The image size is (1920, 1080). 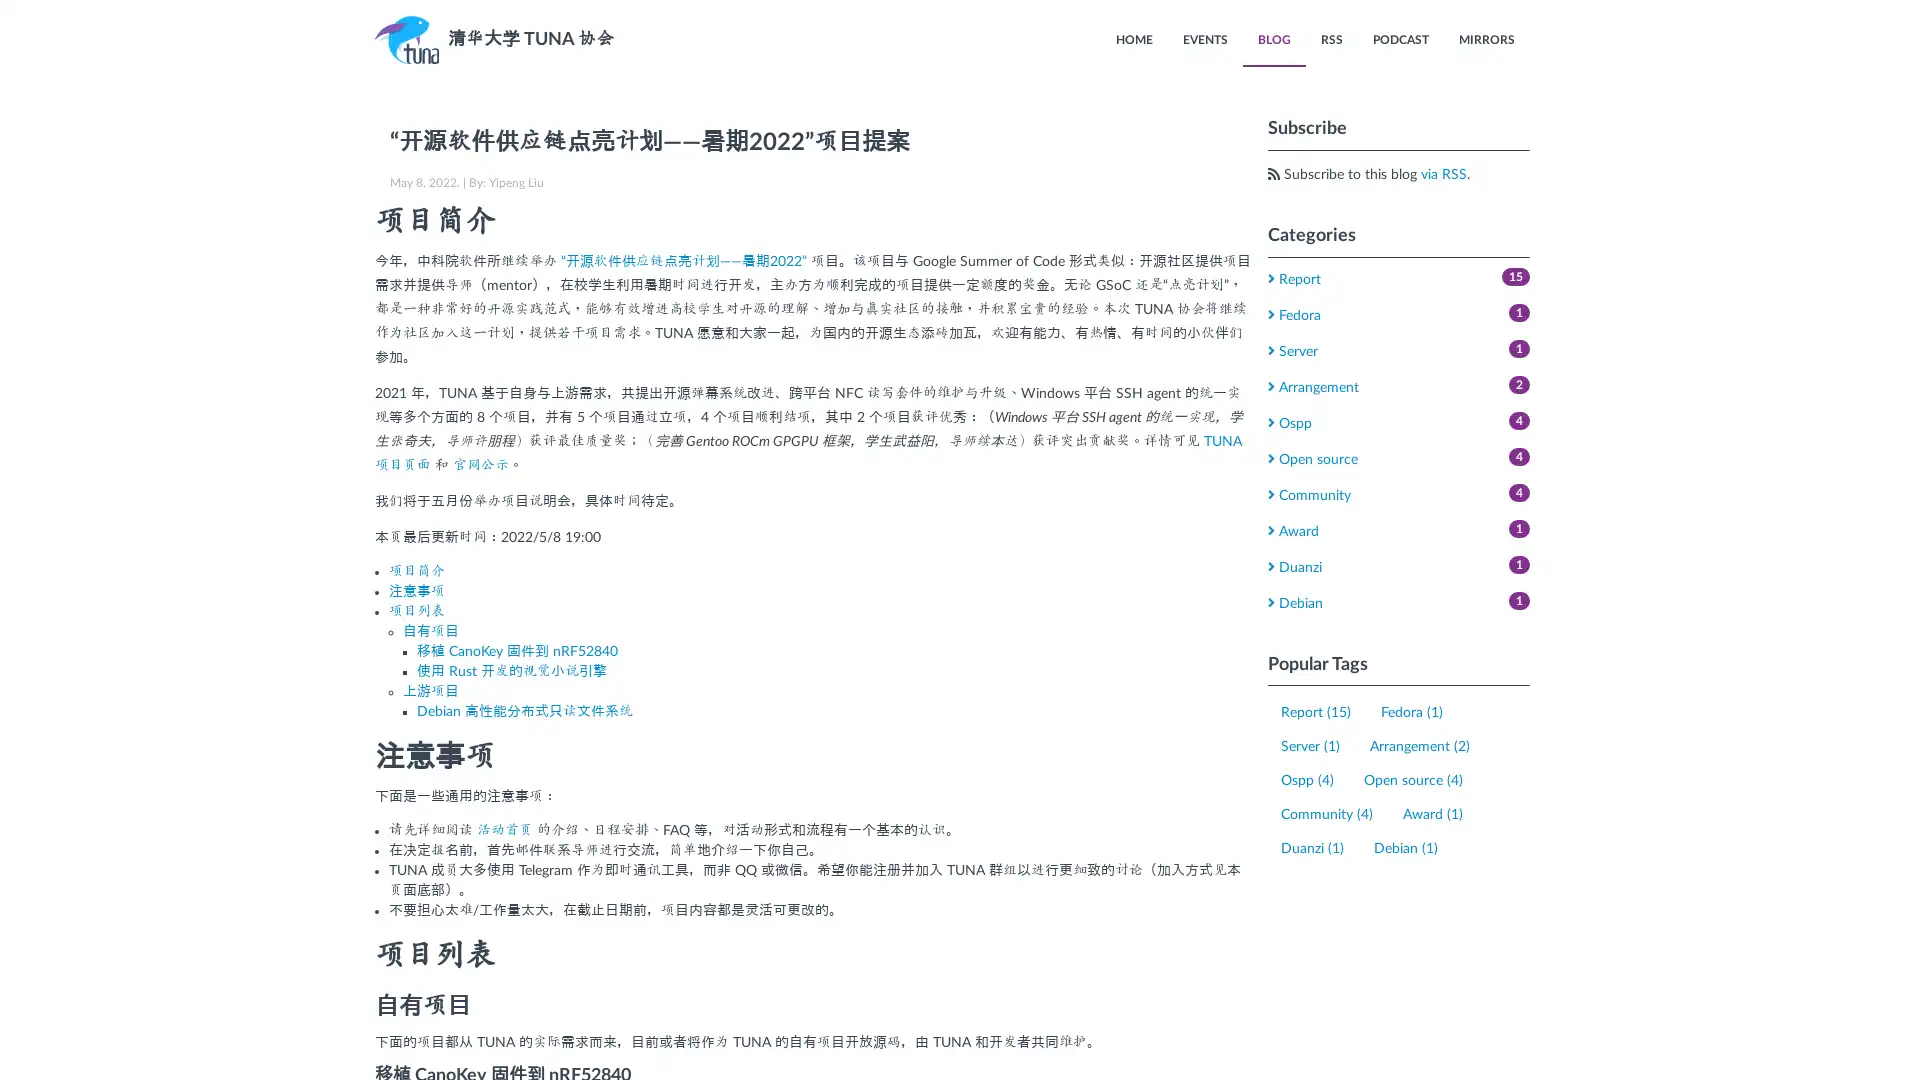 What do you see at coordinates (1309, 747) in the screenshot?
I see `Server (1)` at bounding box center [1309, 747].